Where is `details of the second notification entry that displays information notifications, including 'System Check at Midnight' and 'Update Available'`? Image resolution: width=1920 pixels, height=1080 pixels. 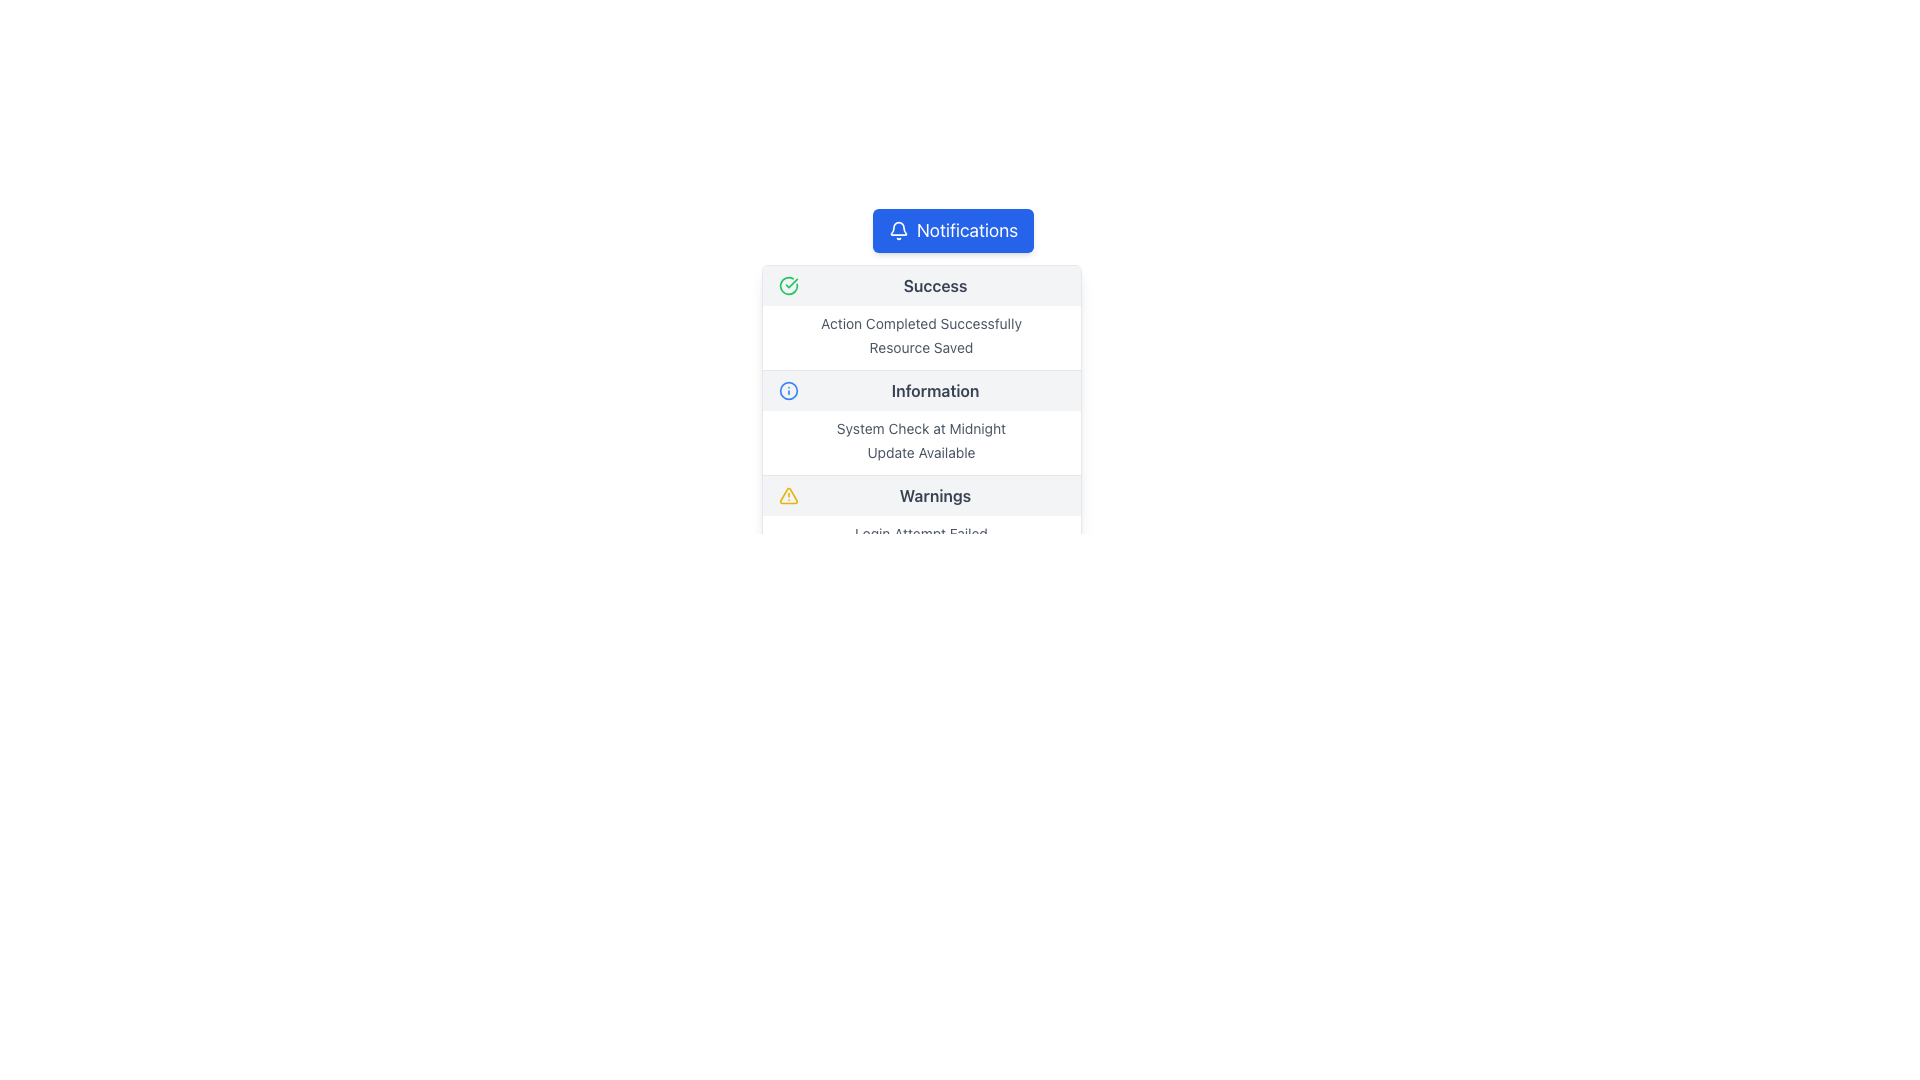 details of the second notification entry that displays information notifications, including 'System Check at Midnight' and 'Update Available' is located at coordinates (920, 422).